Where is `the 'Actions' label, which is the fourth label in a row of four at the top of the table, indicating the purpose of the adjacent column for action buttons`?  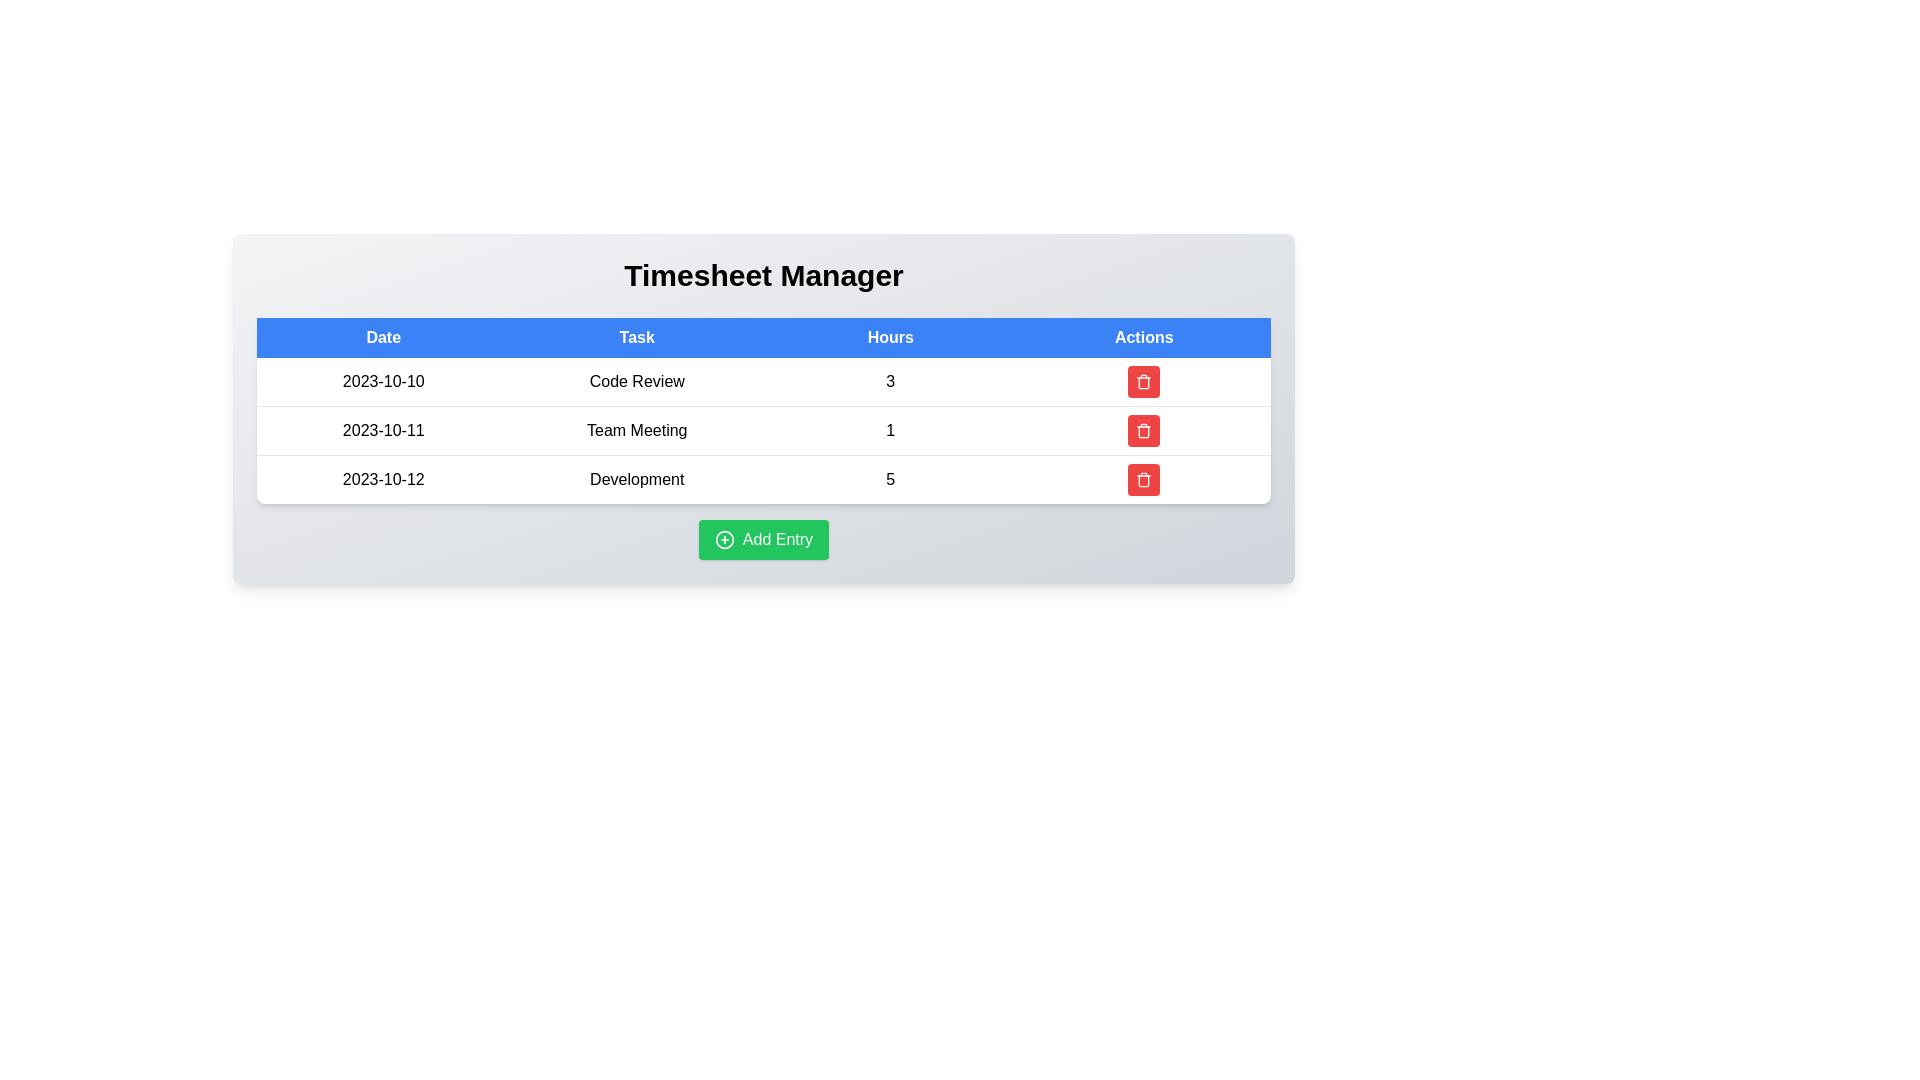
the 'Actions' label, which is the fourth label in a row of four at the top of the table, indicating the purpose of the adjacent column for action buttons is located at coordinates (1144, 337).